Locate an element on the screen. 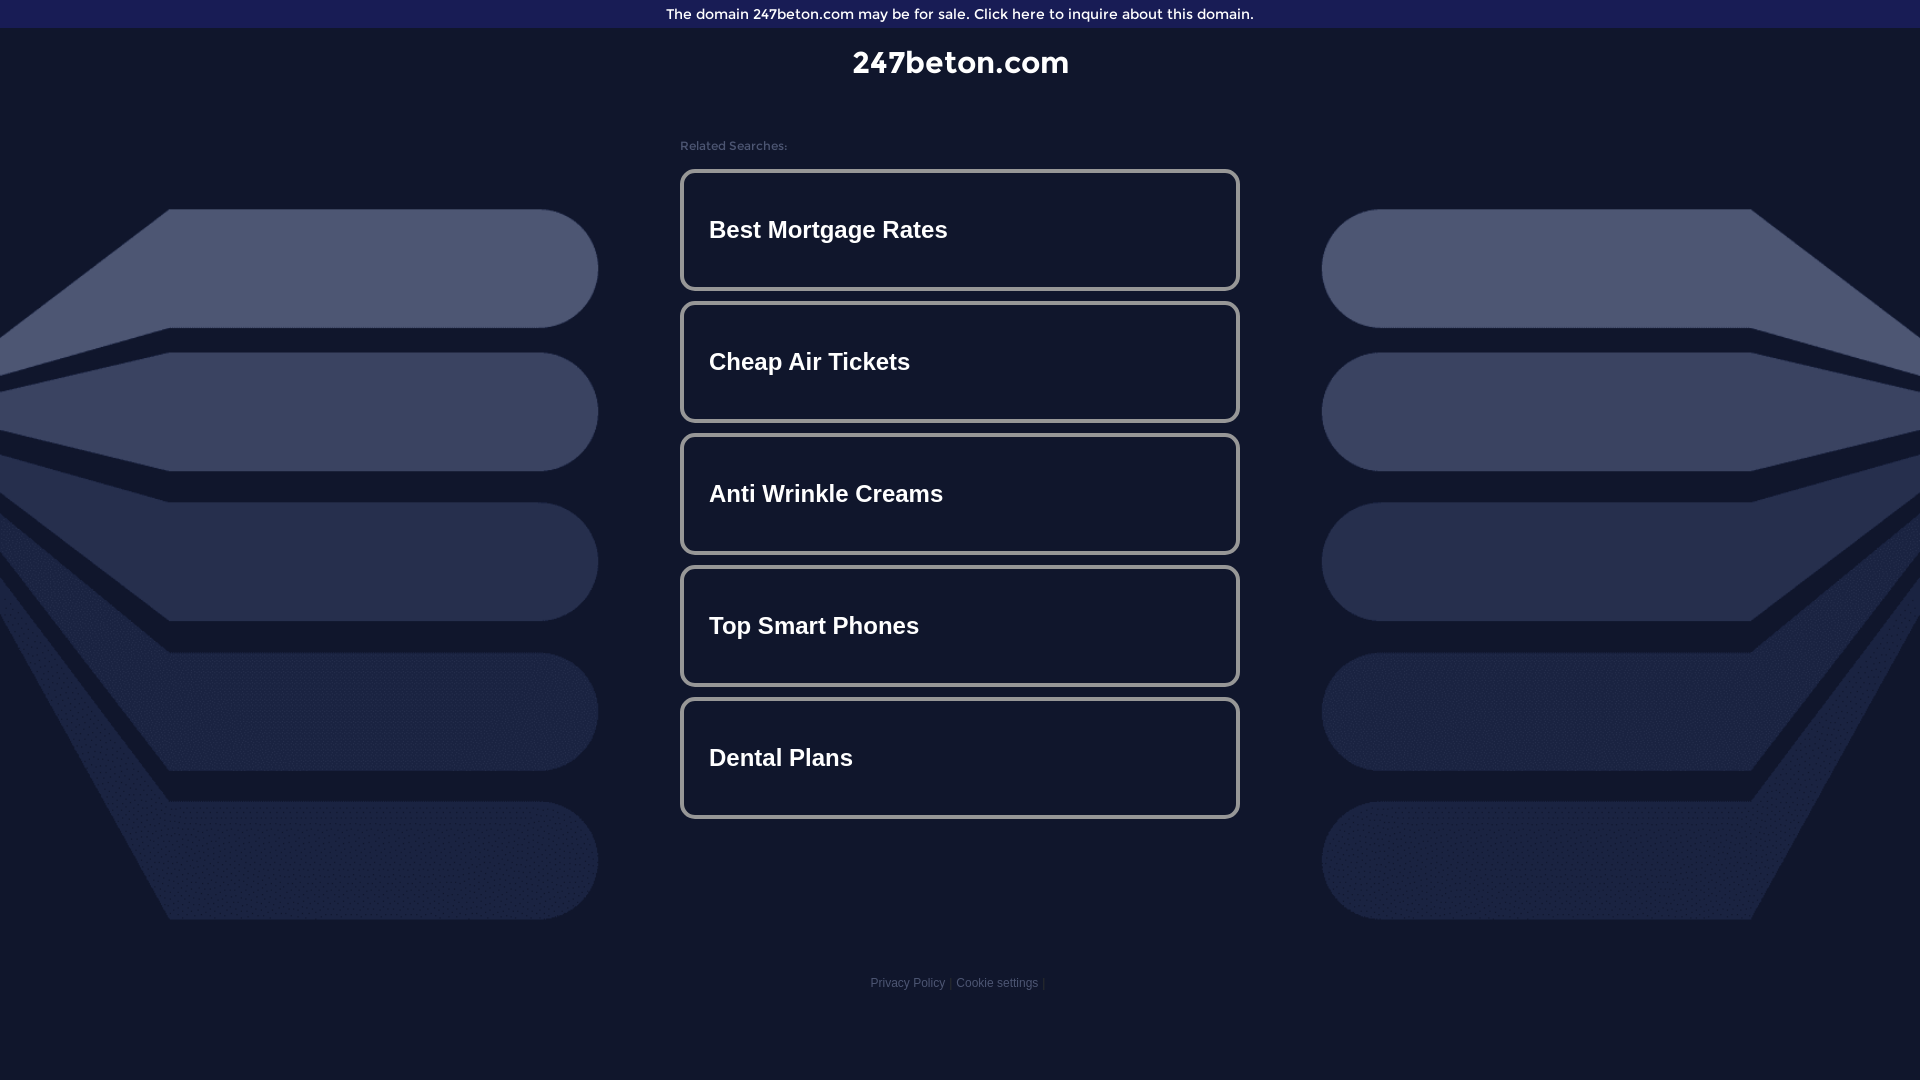 The height and width of the screenshot is (1080, 1920). 'Cheap Air Tickets' is located at coordinates (684, 362).